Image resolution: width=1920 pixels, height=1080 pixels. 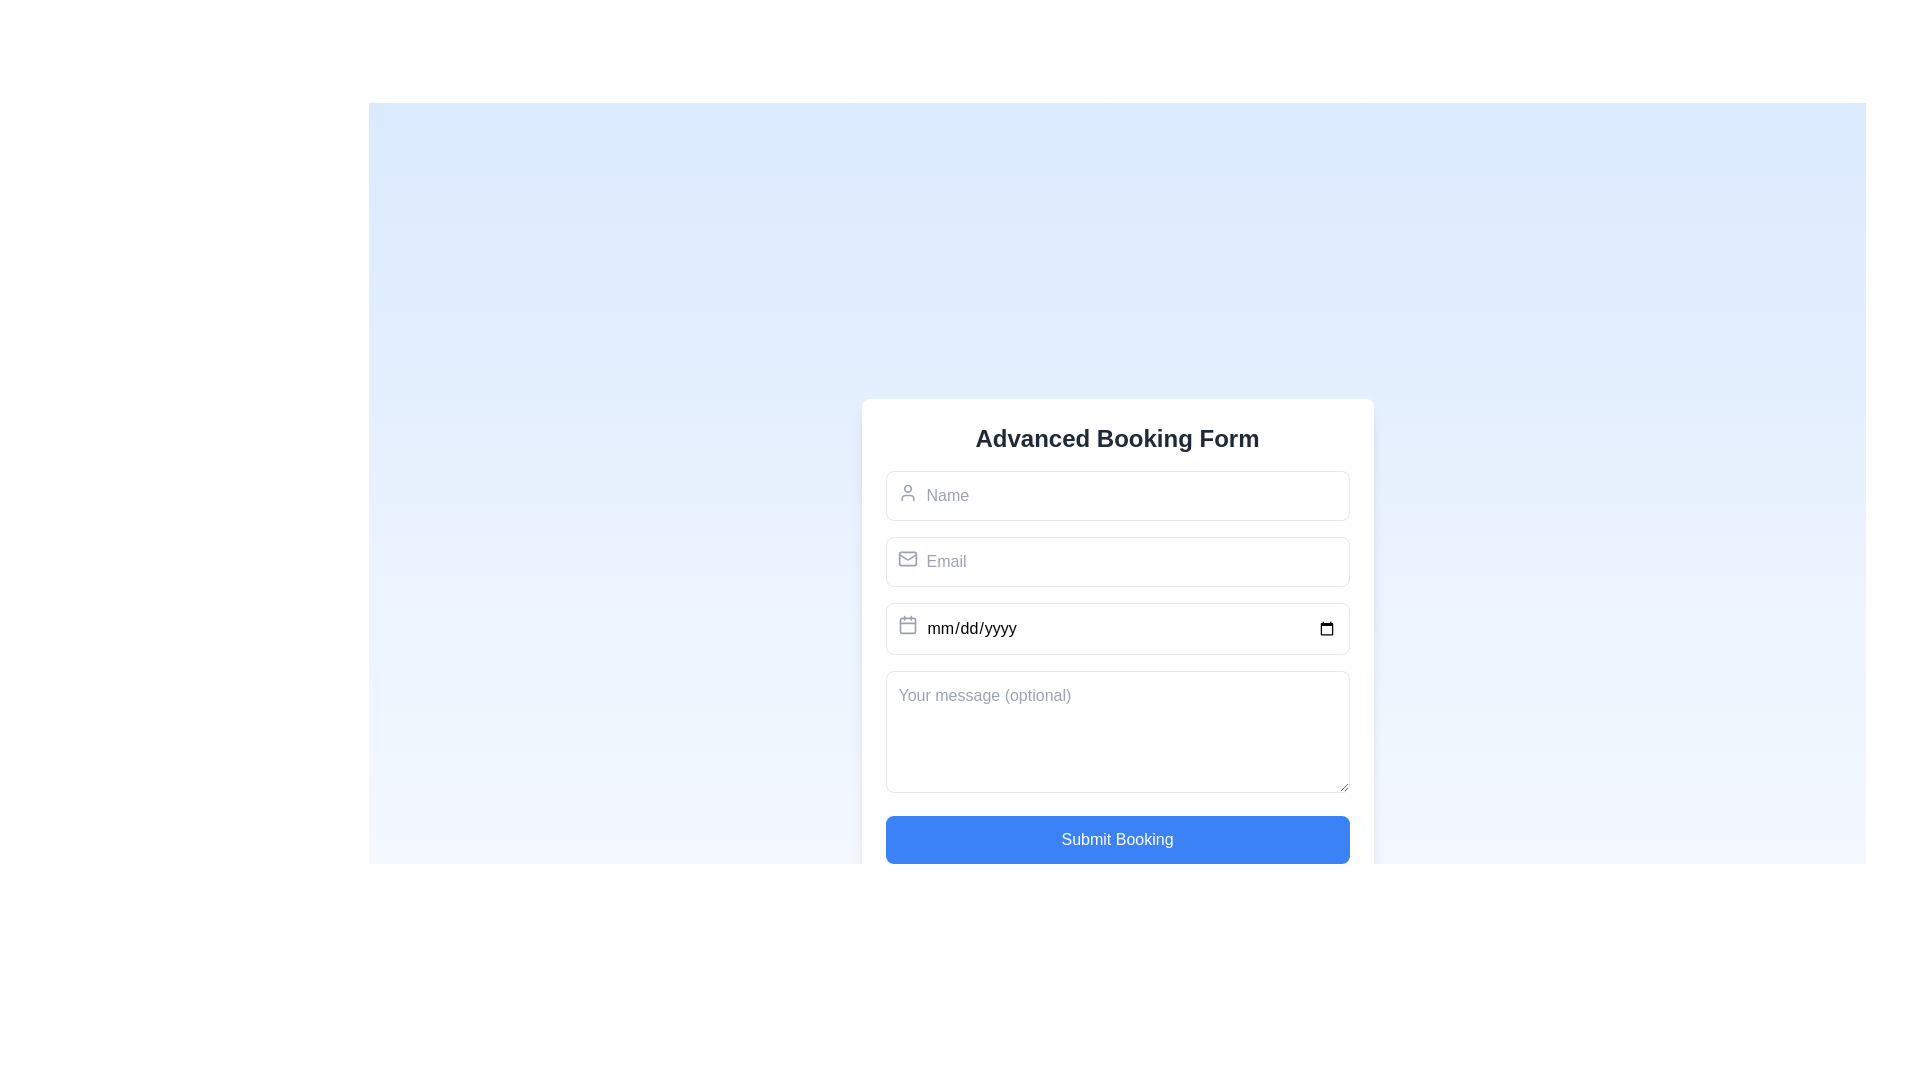 I want to click on the calendar icon component, which is a gray rectangular shape with rounded corners, located adjacent to the text box labeled 'mm/dd/yyyy', so click(x=906, y=624).